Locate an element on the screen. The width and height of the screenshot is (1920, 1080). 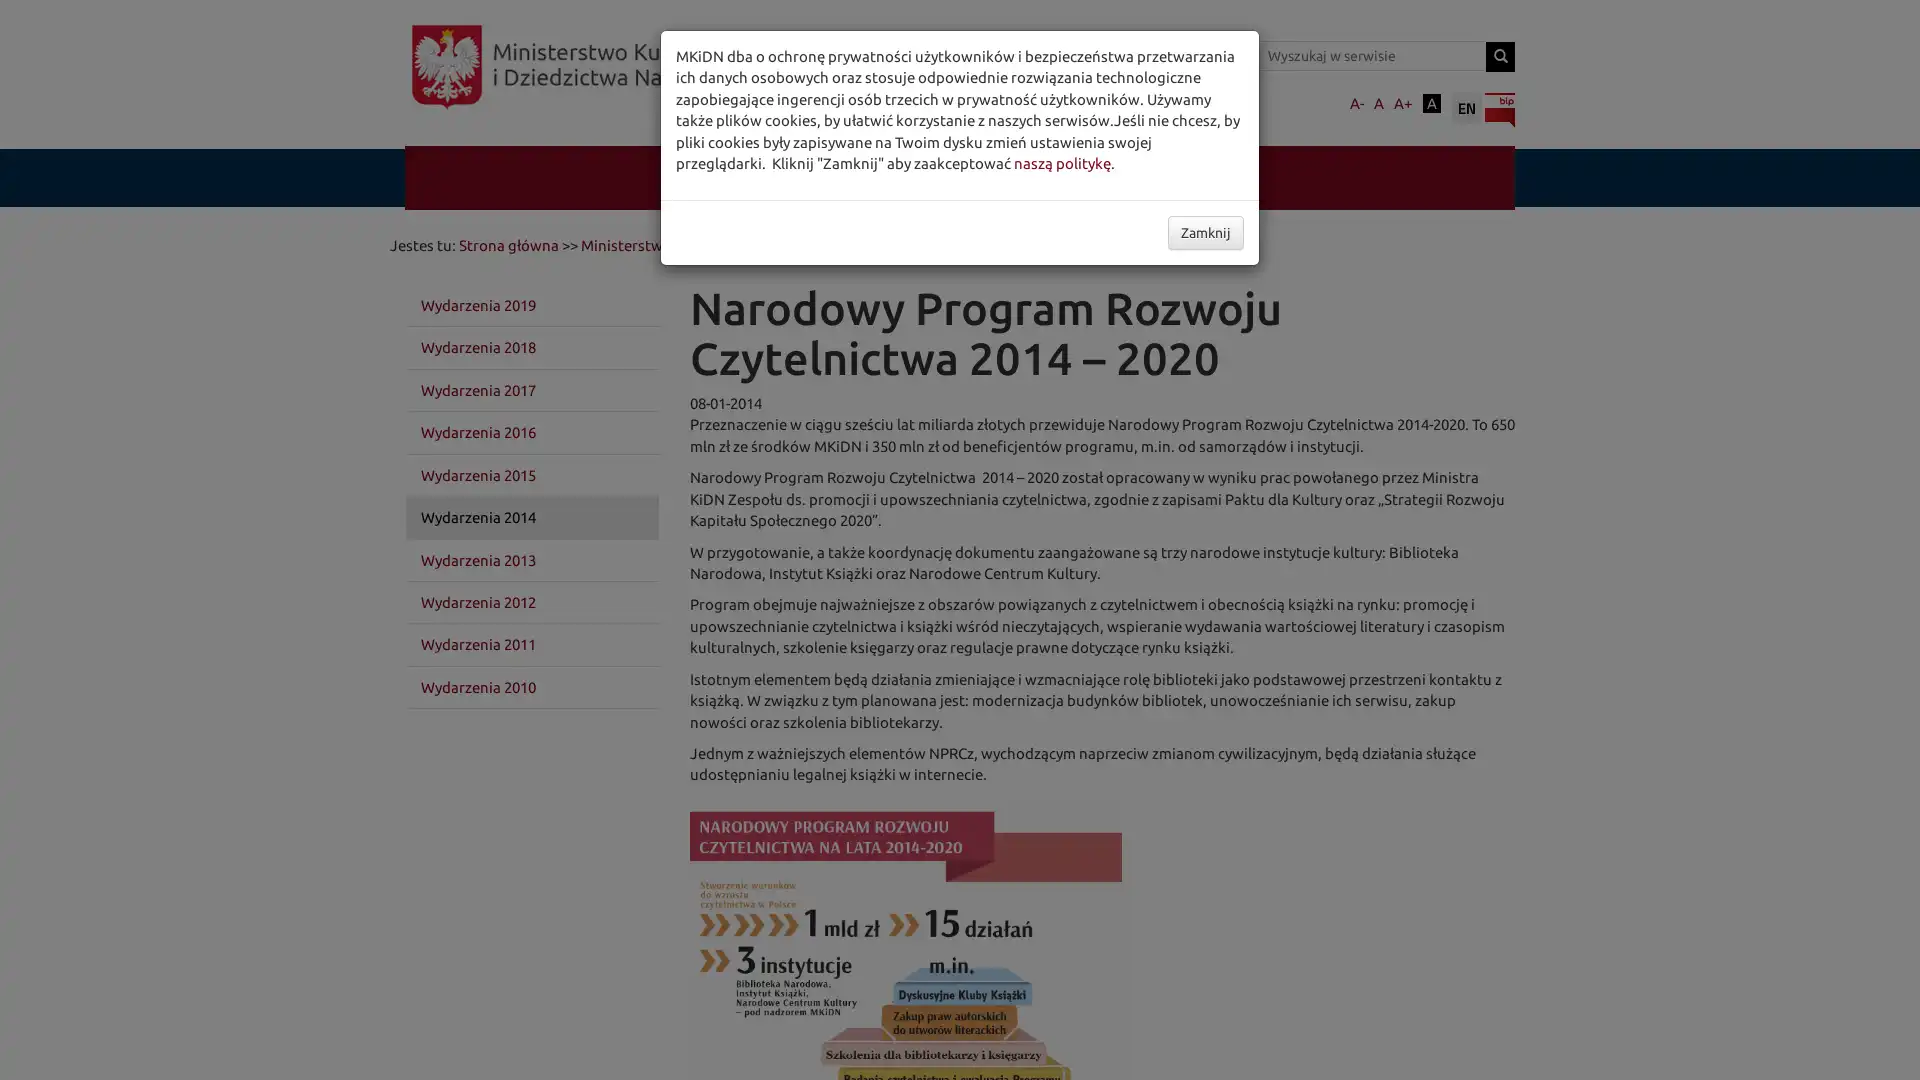
Zamknij is located at coordinates (1204, 230).